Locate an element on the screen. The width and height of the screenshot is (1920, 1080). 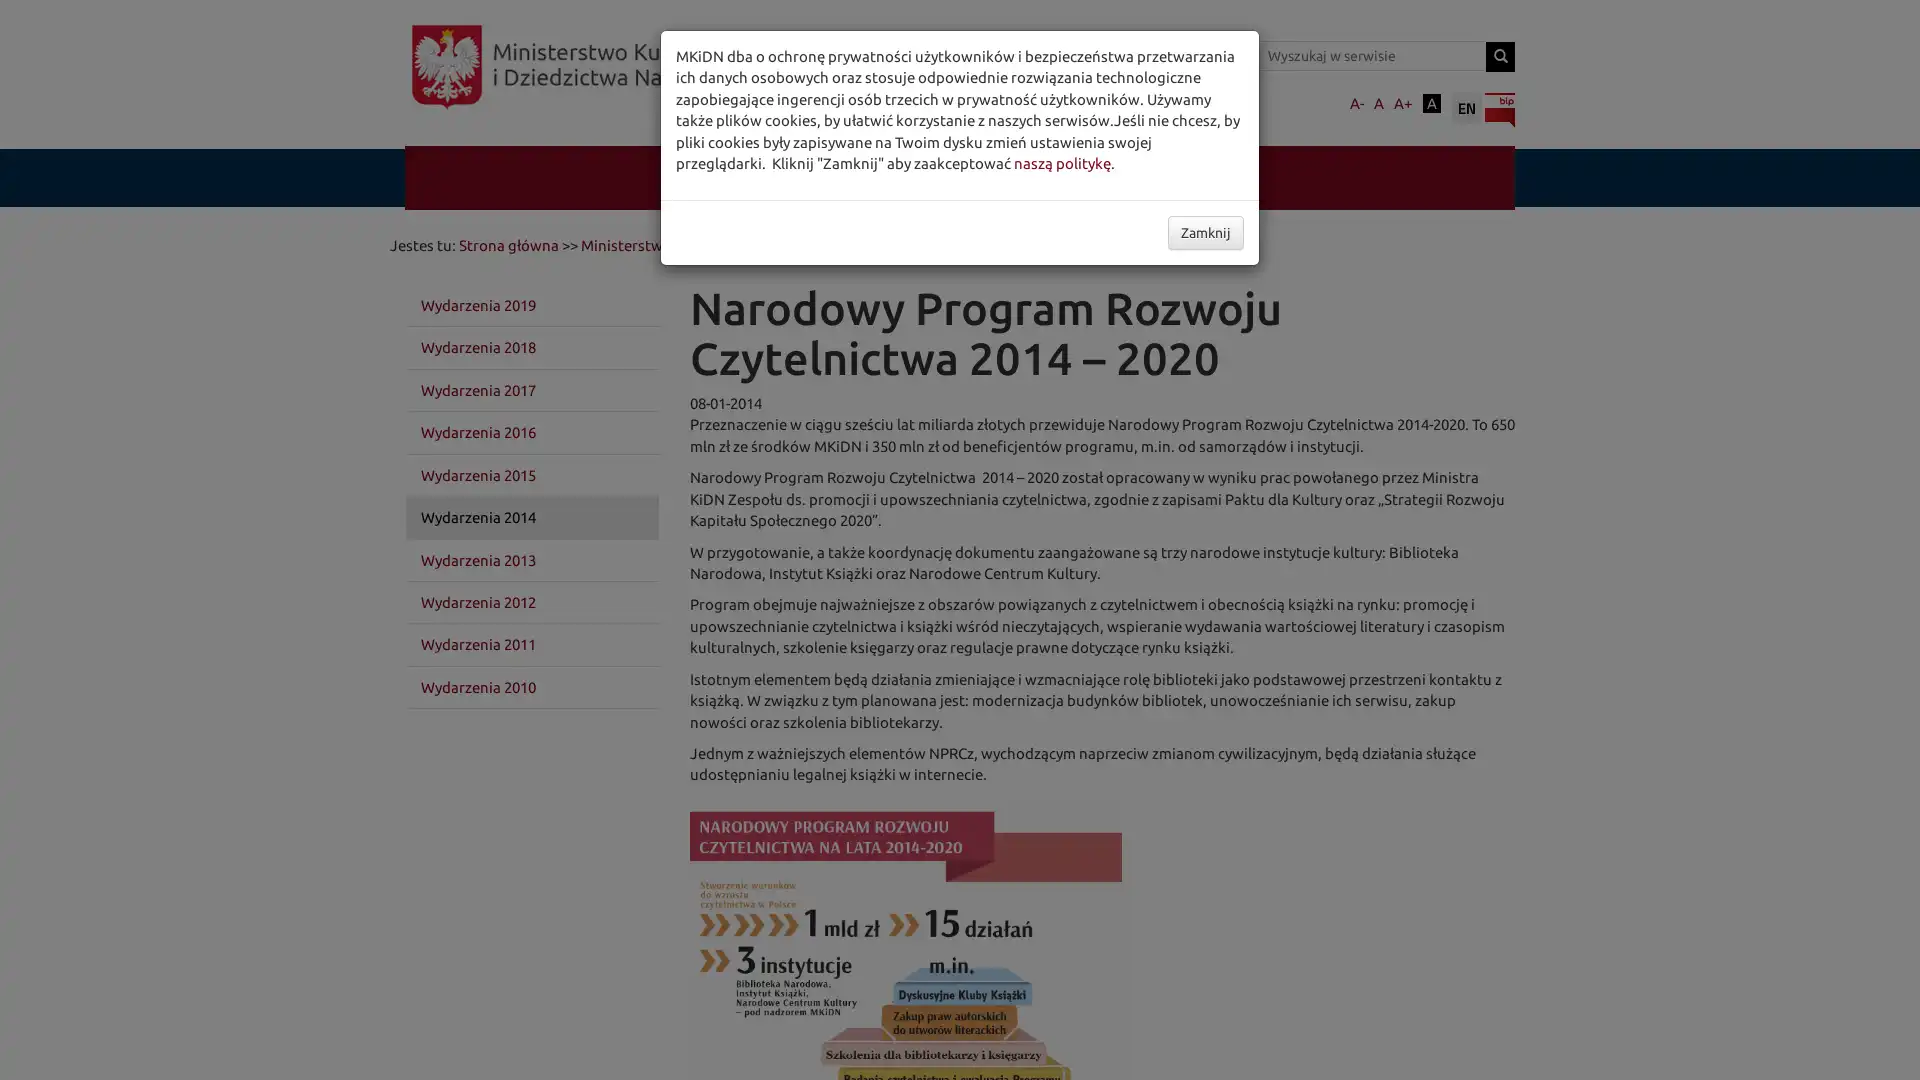
Zamknij is located at coordinates (1204, 230).